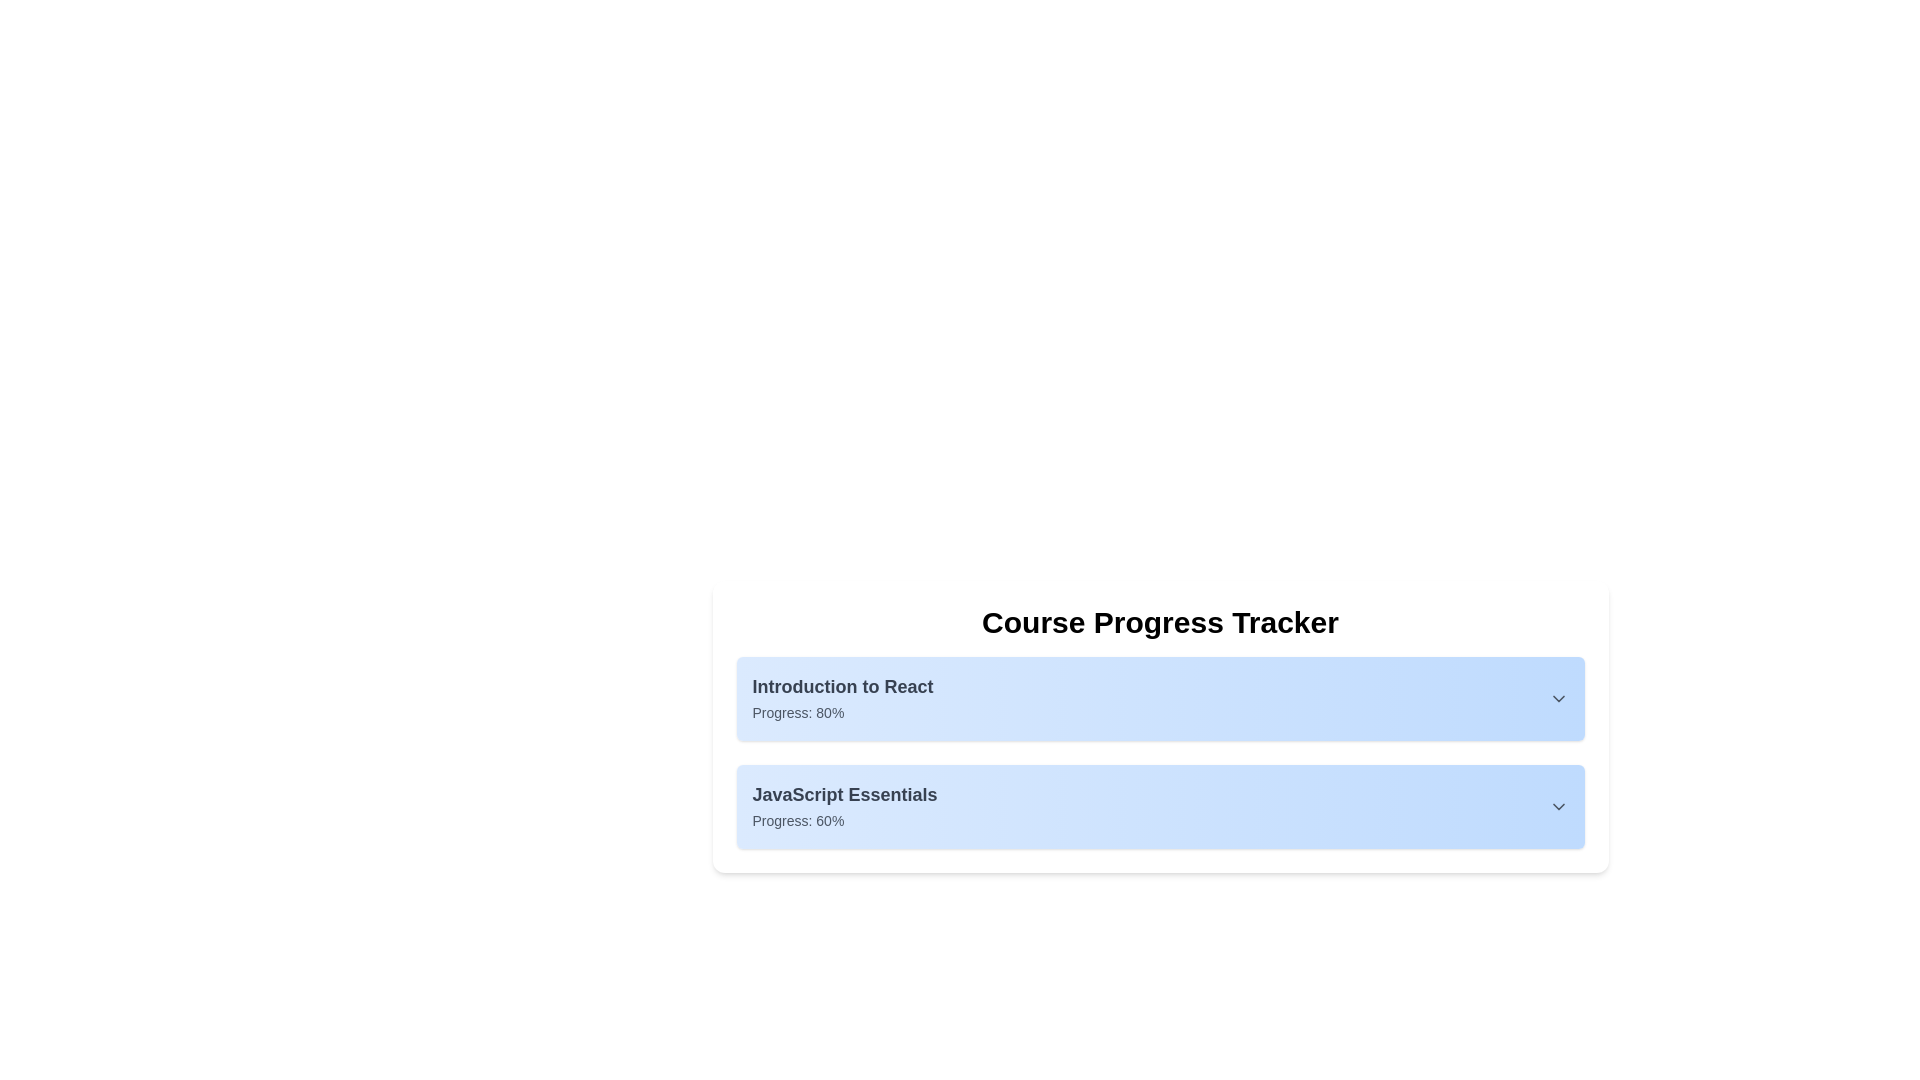 Image resolution: width=1920 pixels, height=1080 pixels. Describe the element at coordinates (797, 712) in the screenshot. I see `the static text displaying 'Progress: 80%' located inside the card titled 'Introduction to React' which is positioned at the bottom of the card, providing completion status for the course` at that location.